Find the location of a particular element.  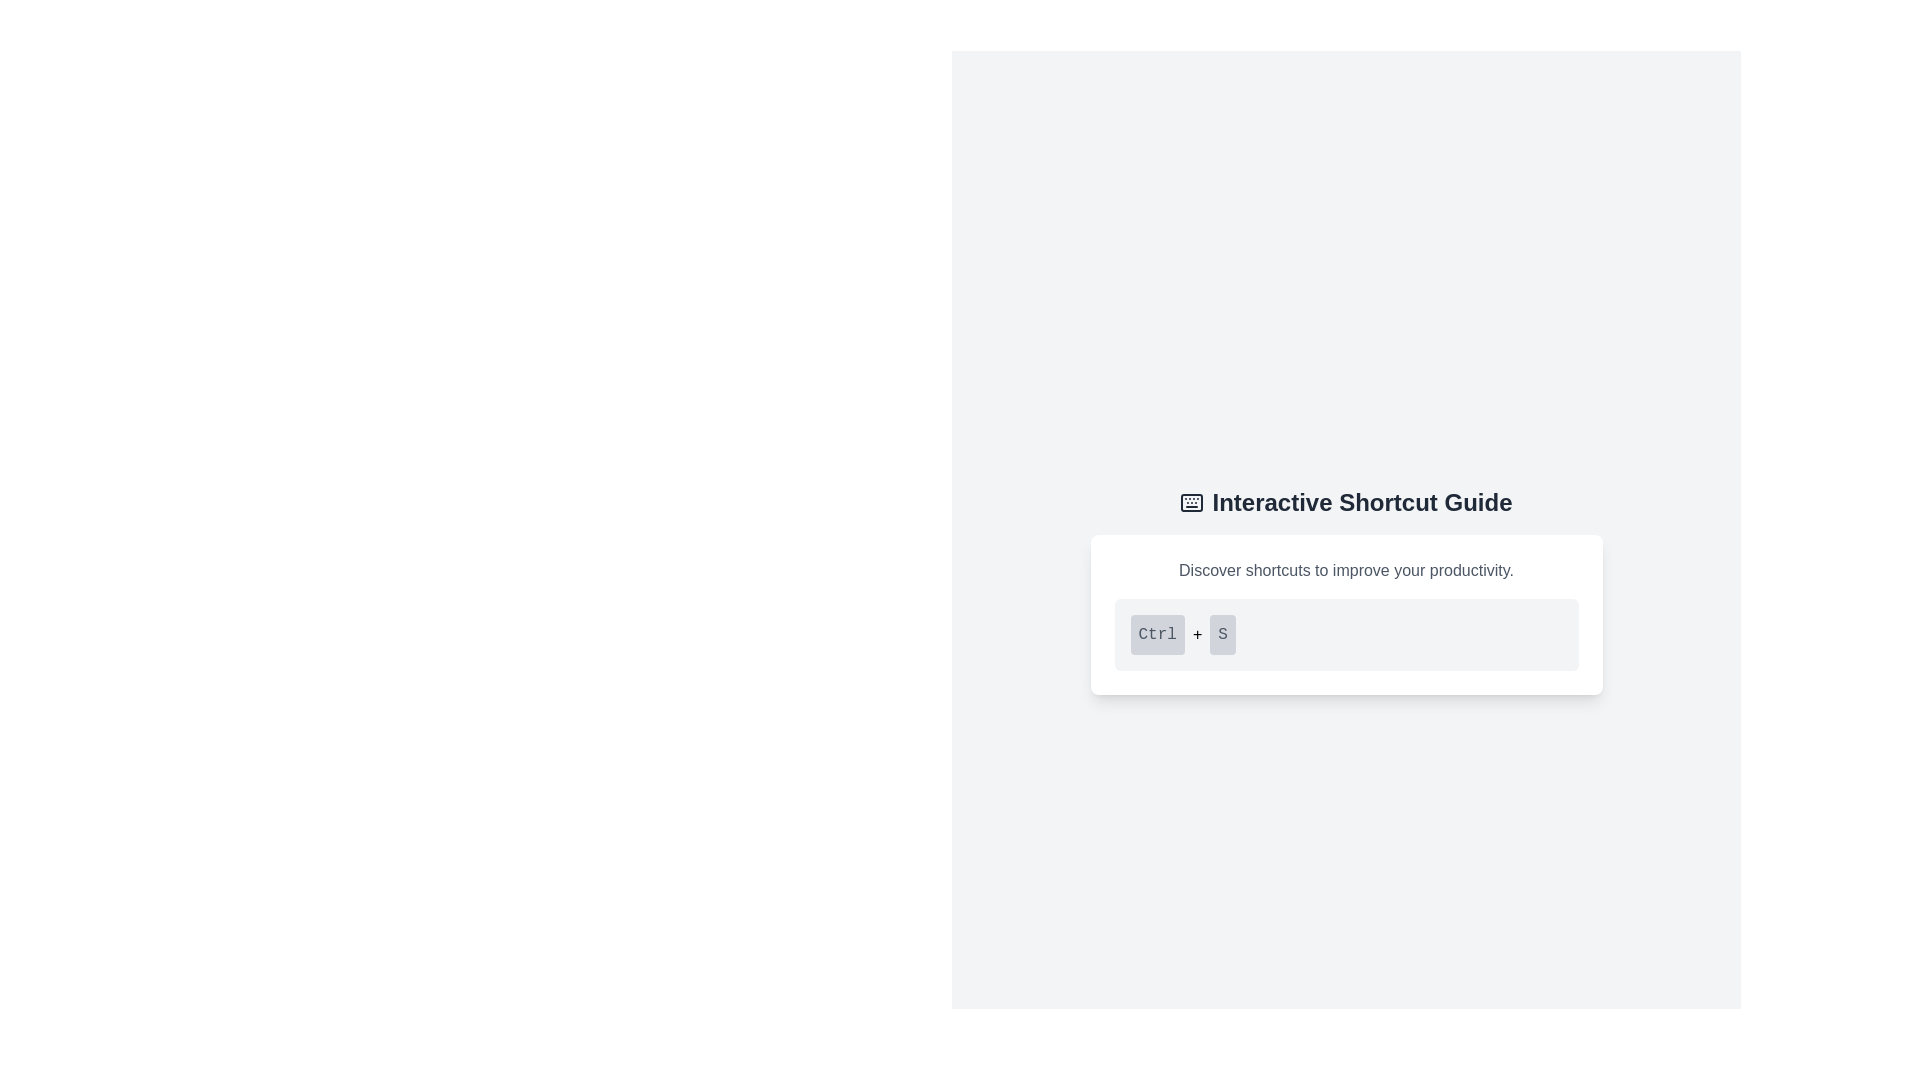

the keyboard shortcut display button that shows the character 'S' with a light gray background and rounded corners, which is positioned to the right of the 'Ctrl' key is located at coordinates (1222, 635).